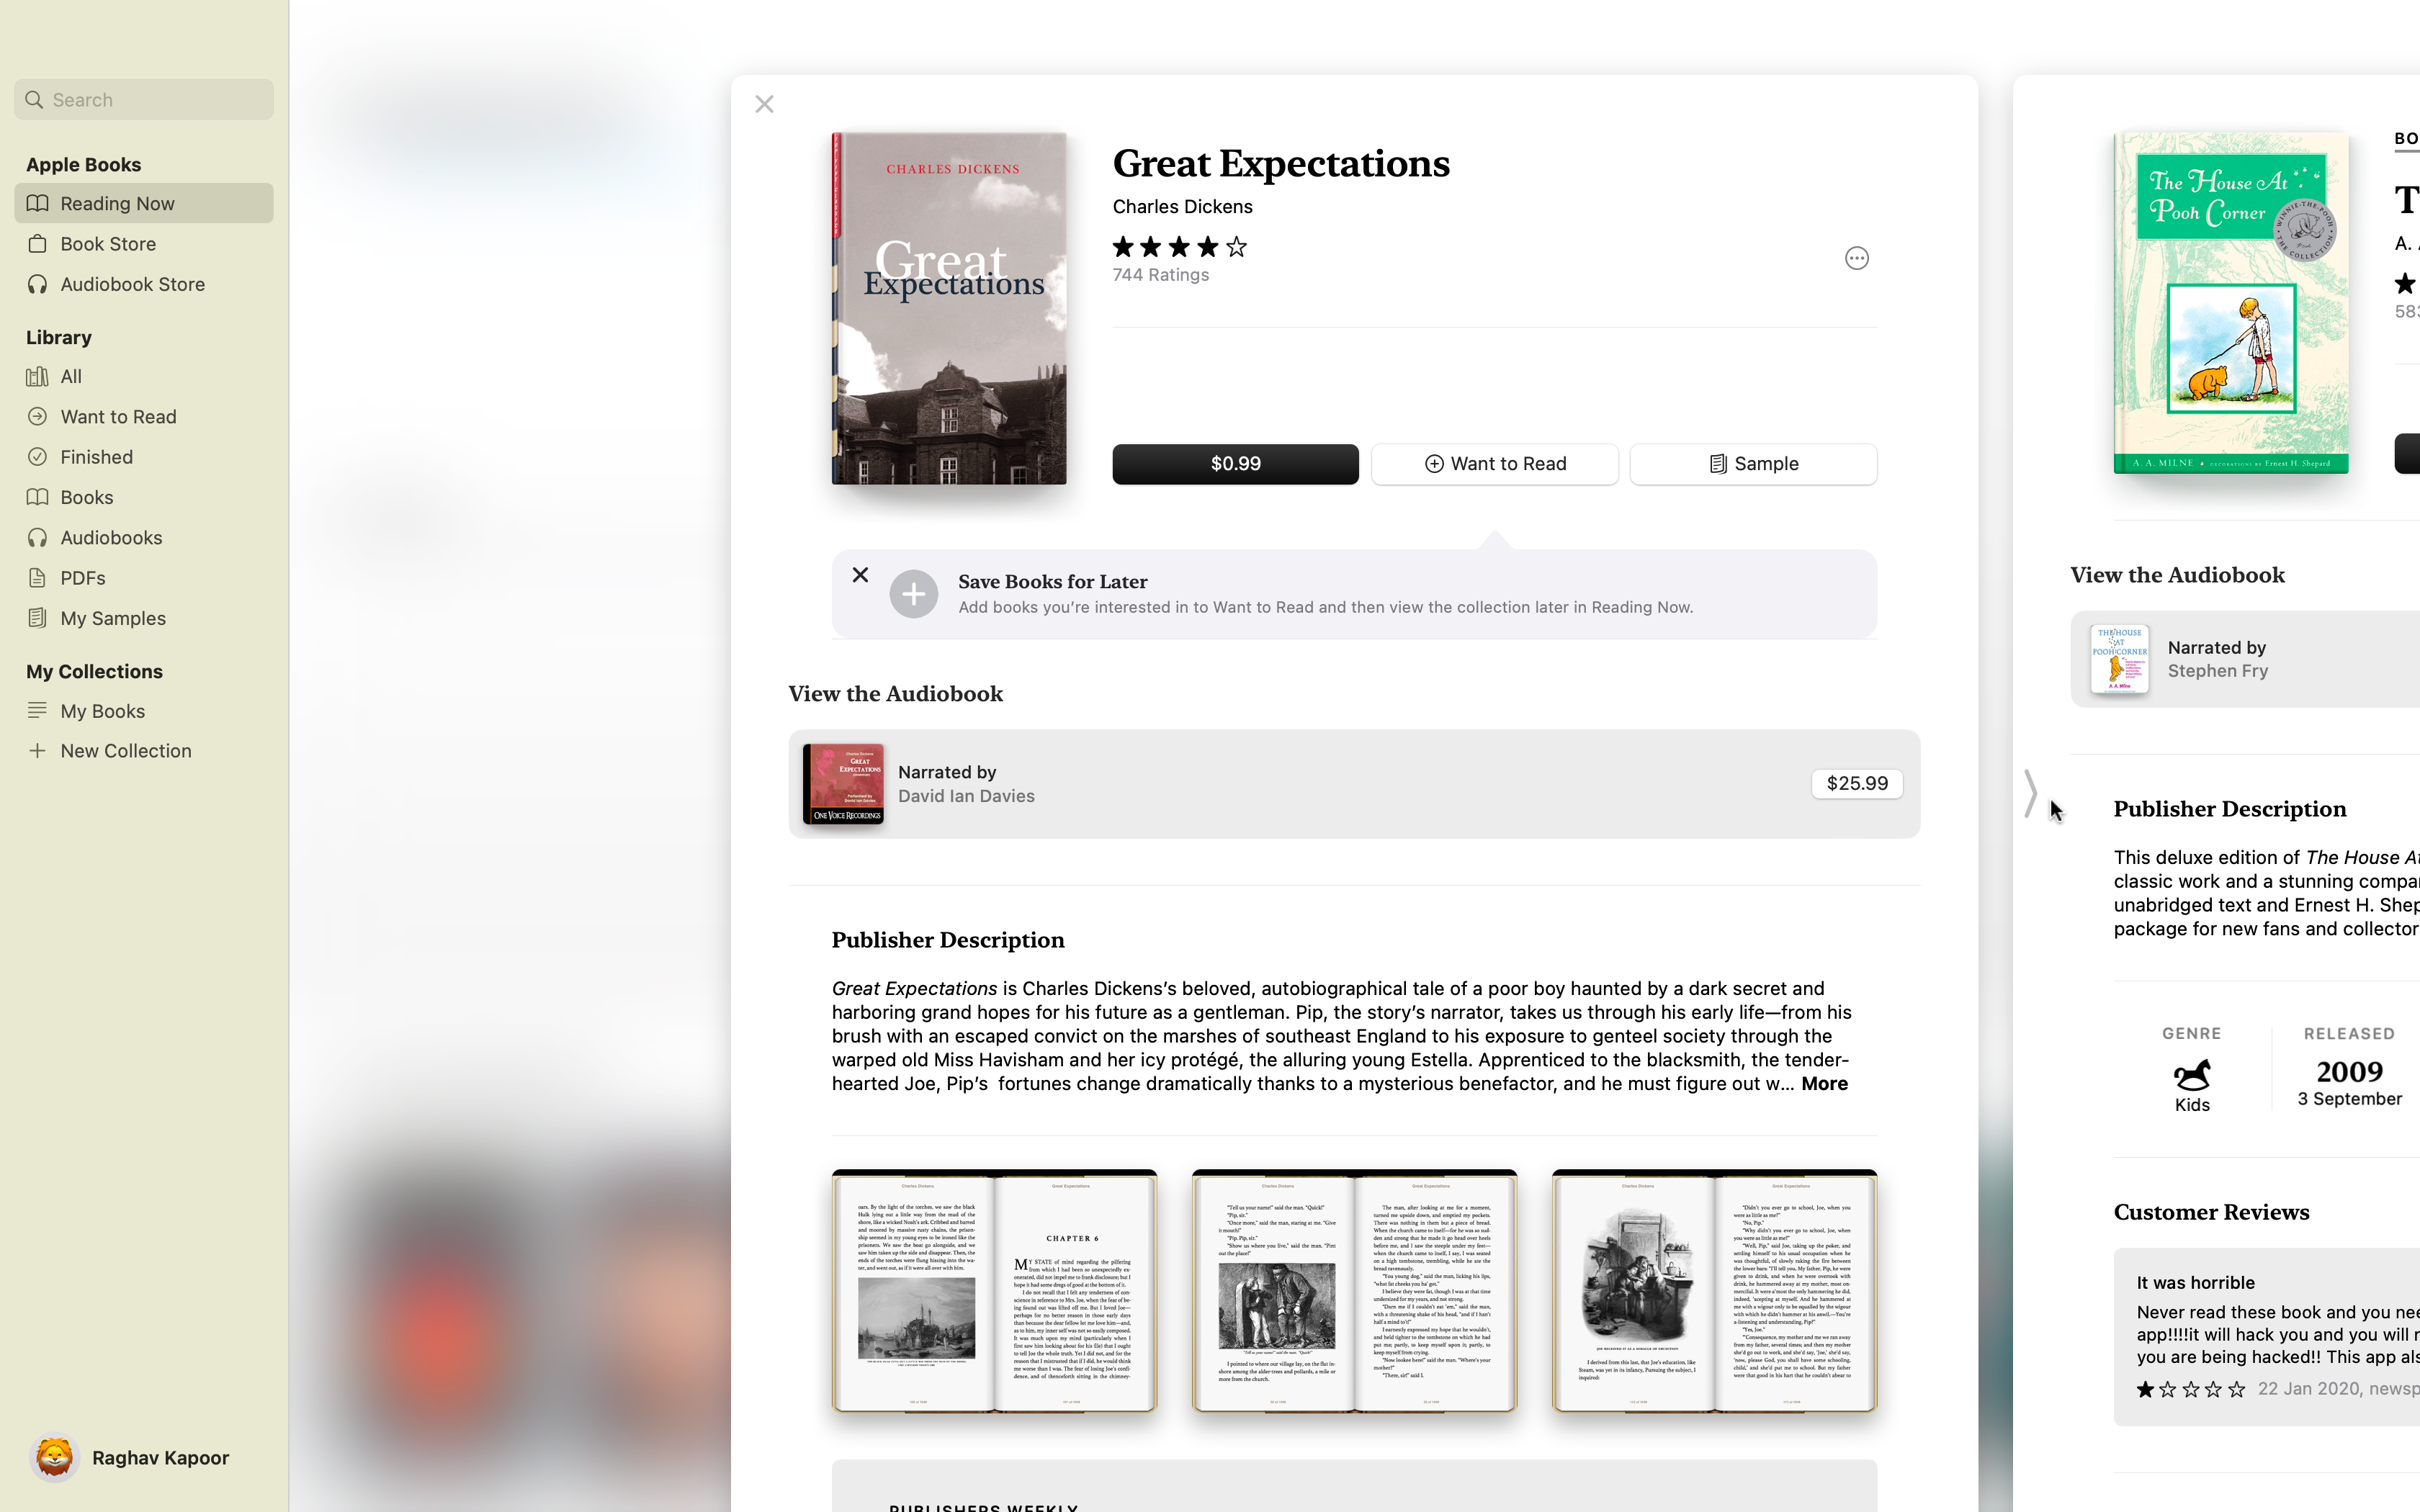 The width and height of the screenshot is (2420, 1512). I want to click on Navigate down to view the book"s table of contents, so click(4549600, 1669248).